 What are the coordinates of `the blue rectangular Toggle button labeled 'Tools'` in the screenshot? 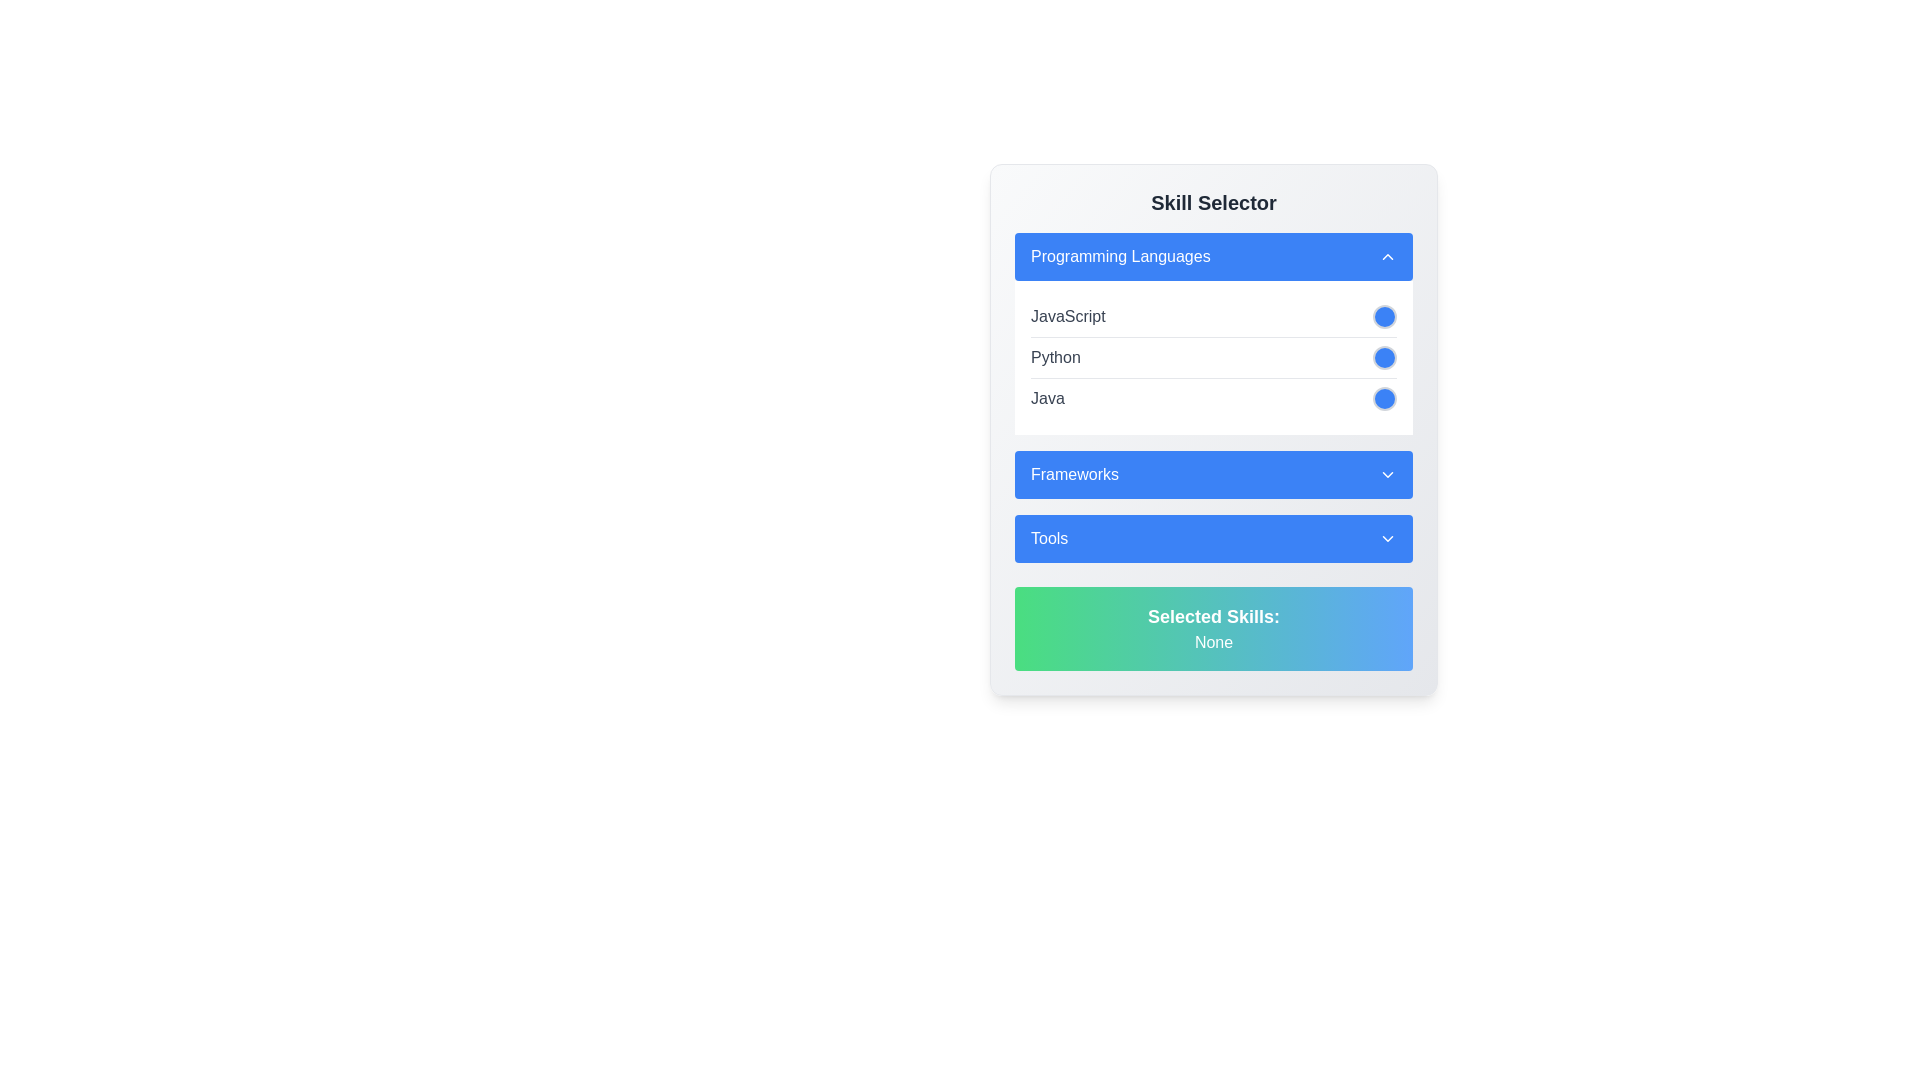 It's located at (1213, 538).